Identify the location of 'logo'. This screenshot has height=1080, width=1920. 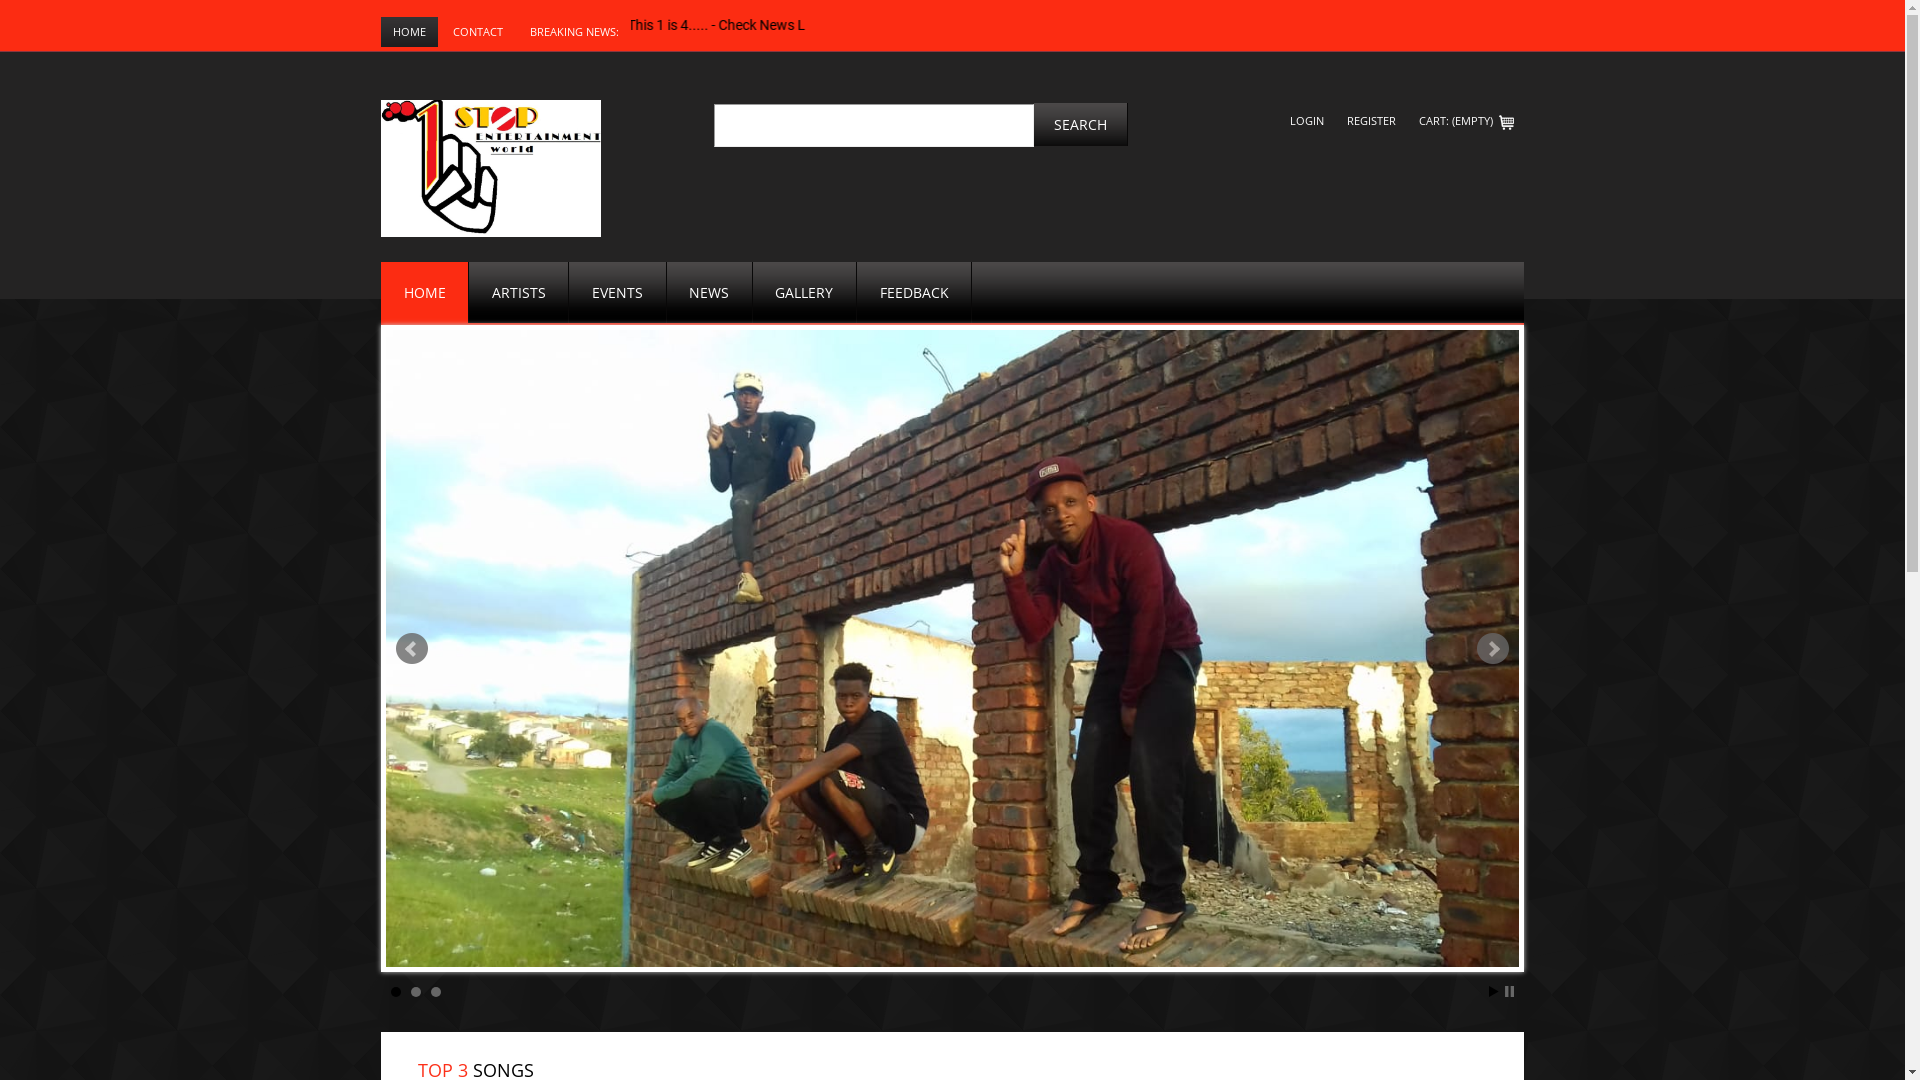
(490, 167).